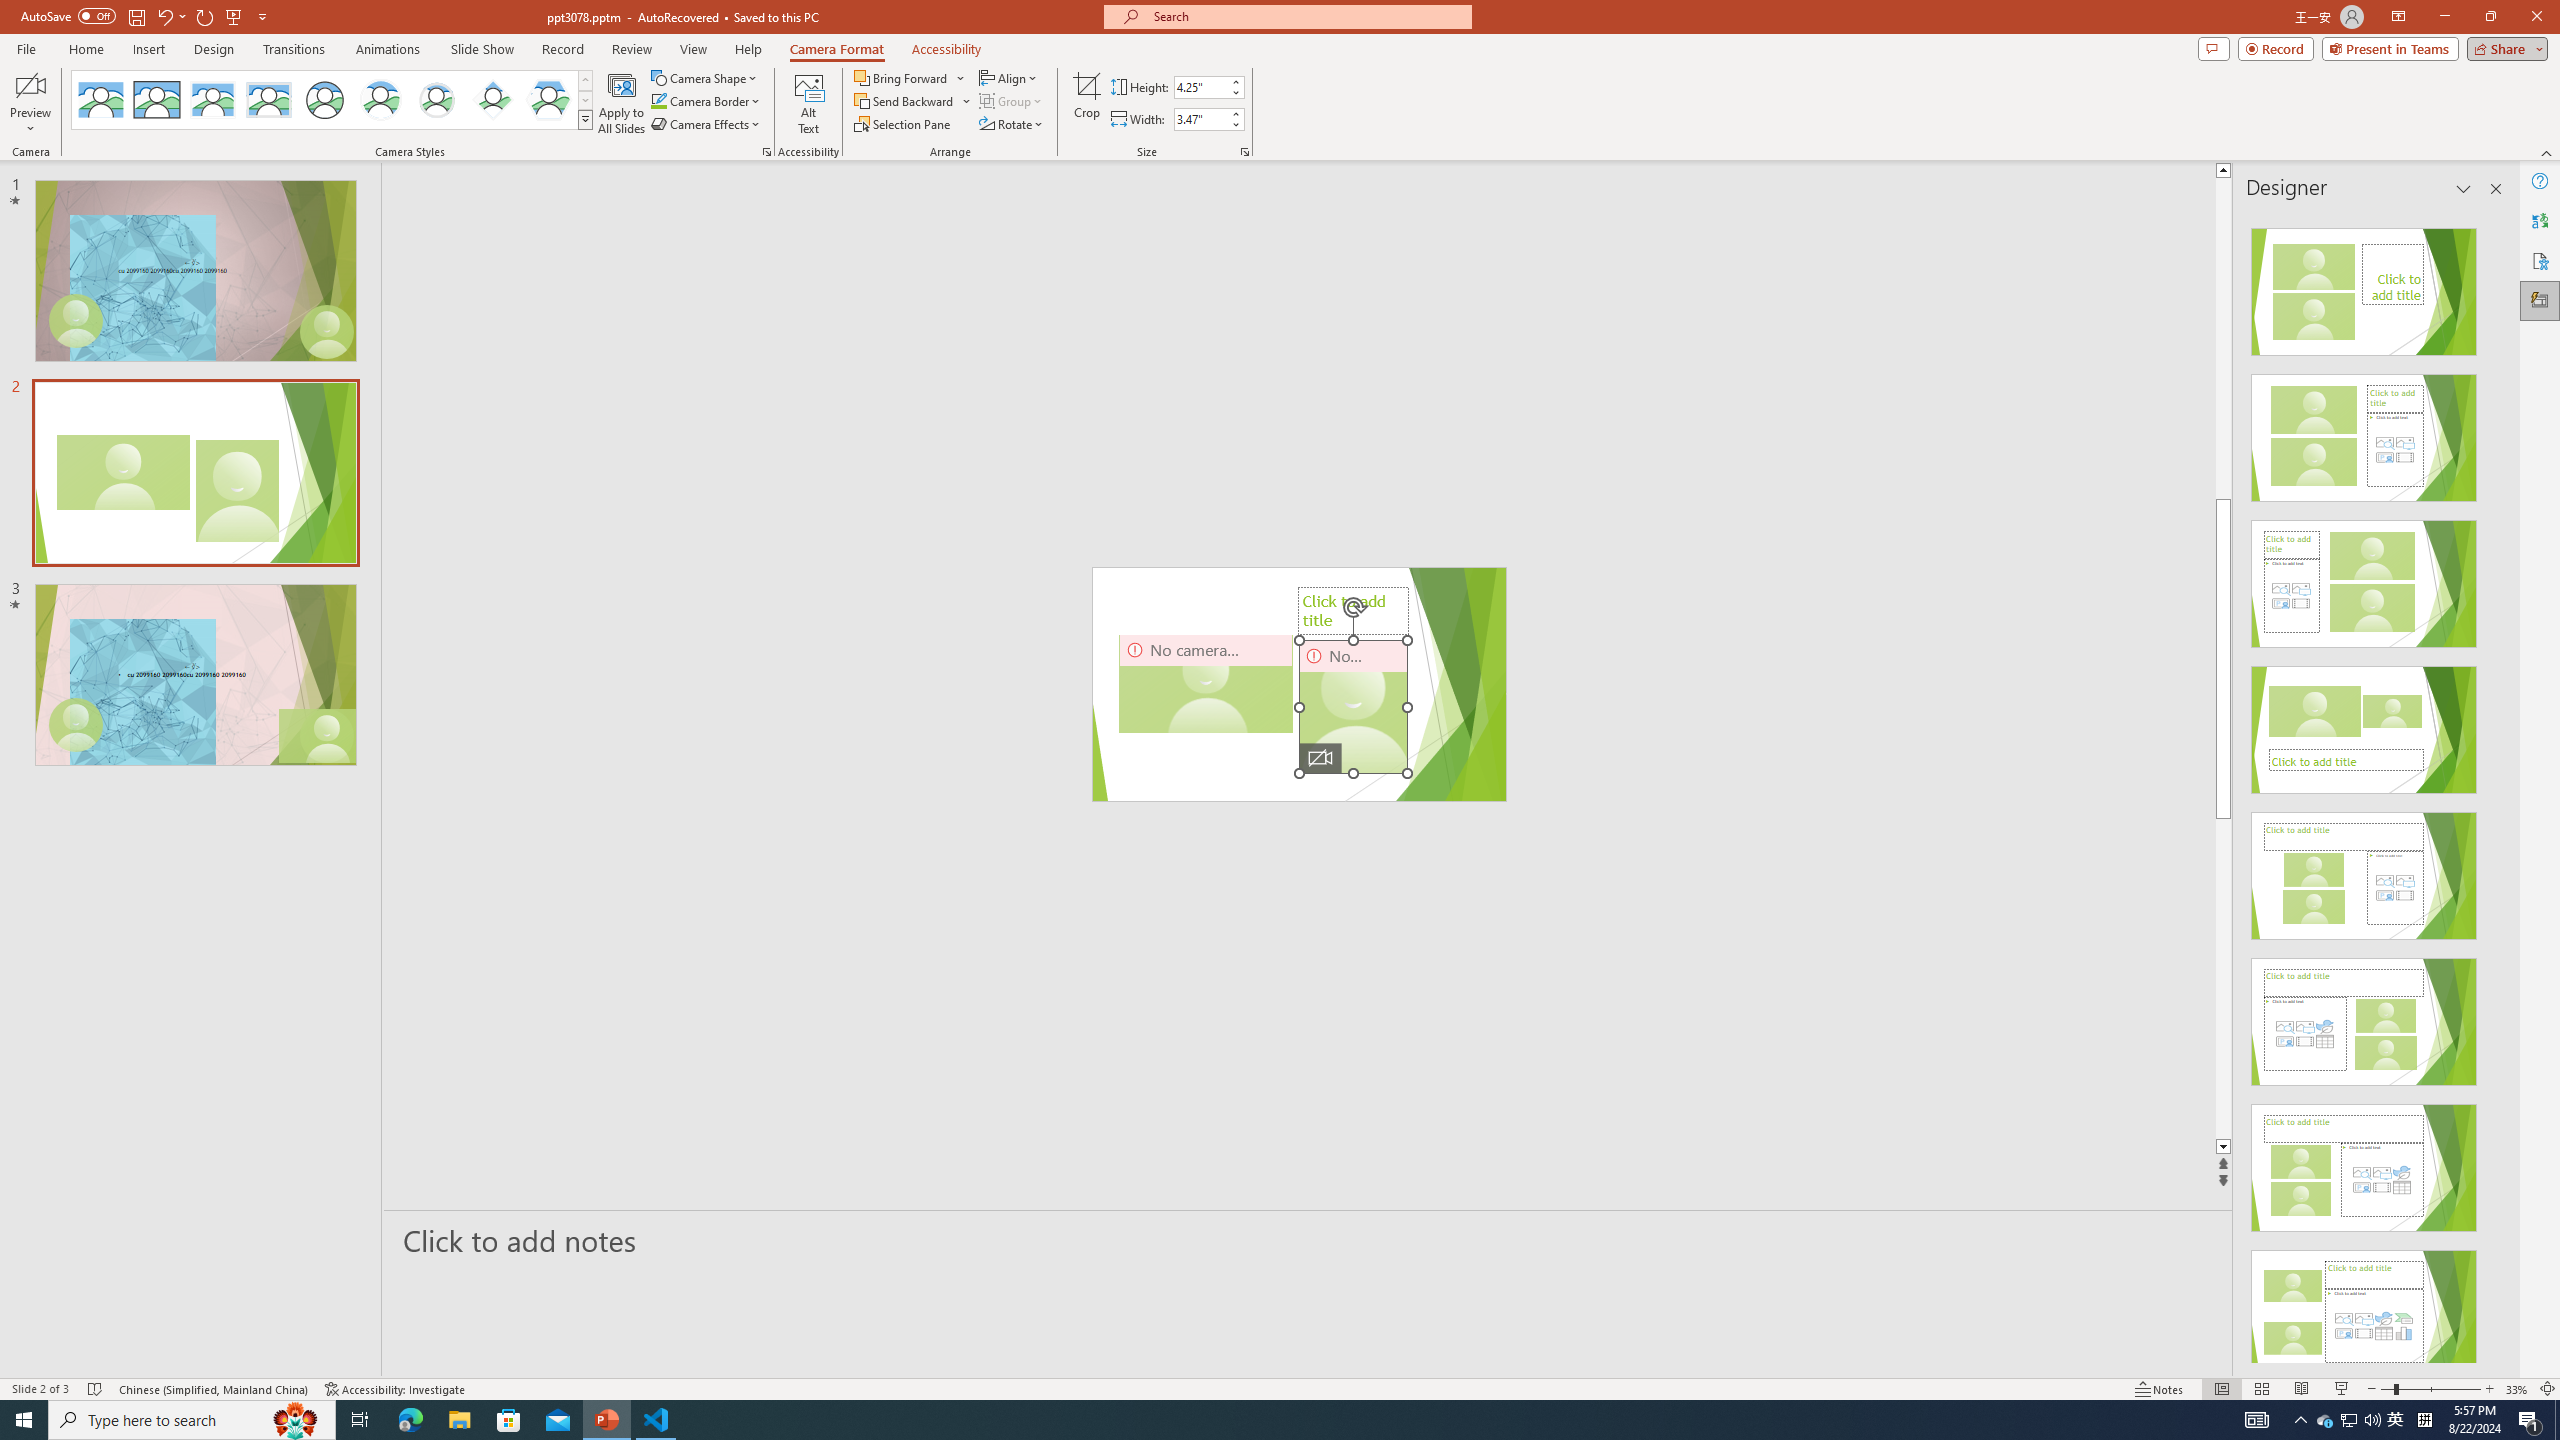 The height and width of the screenshot is (1440, 2560). I want to click on 'Center Shadow Rectangle', so click(211, 99).